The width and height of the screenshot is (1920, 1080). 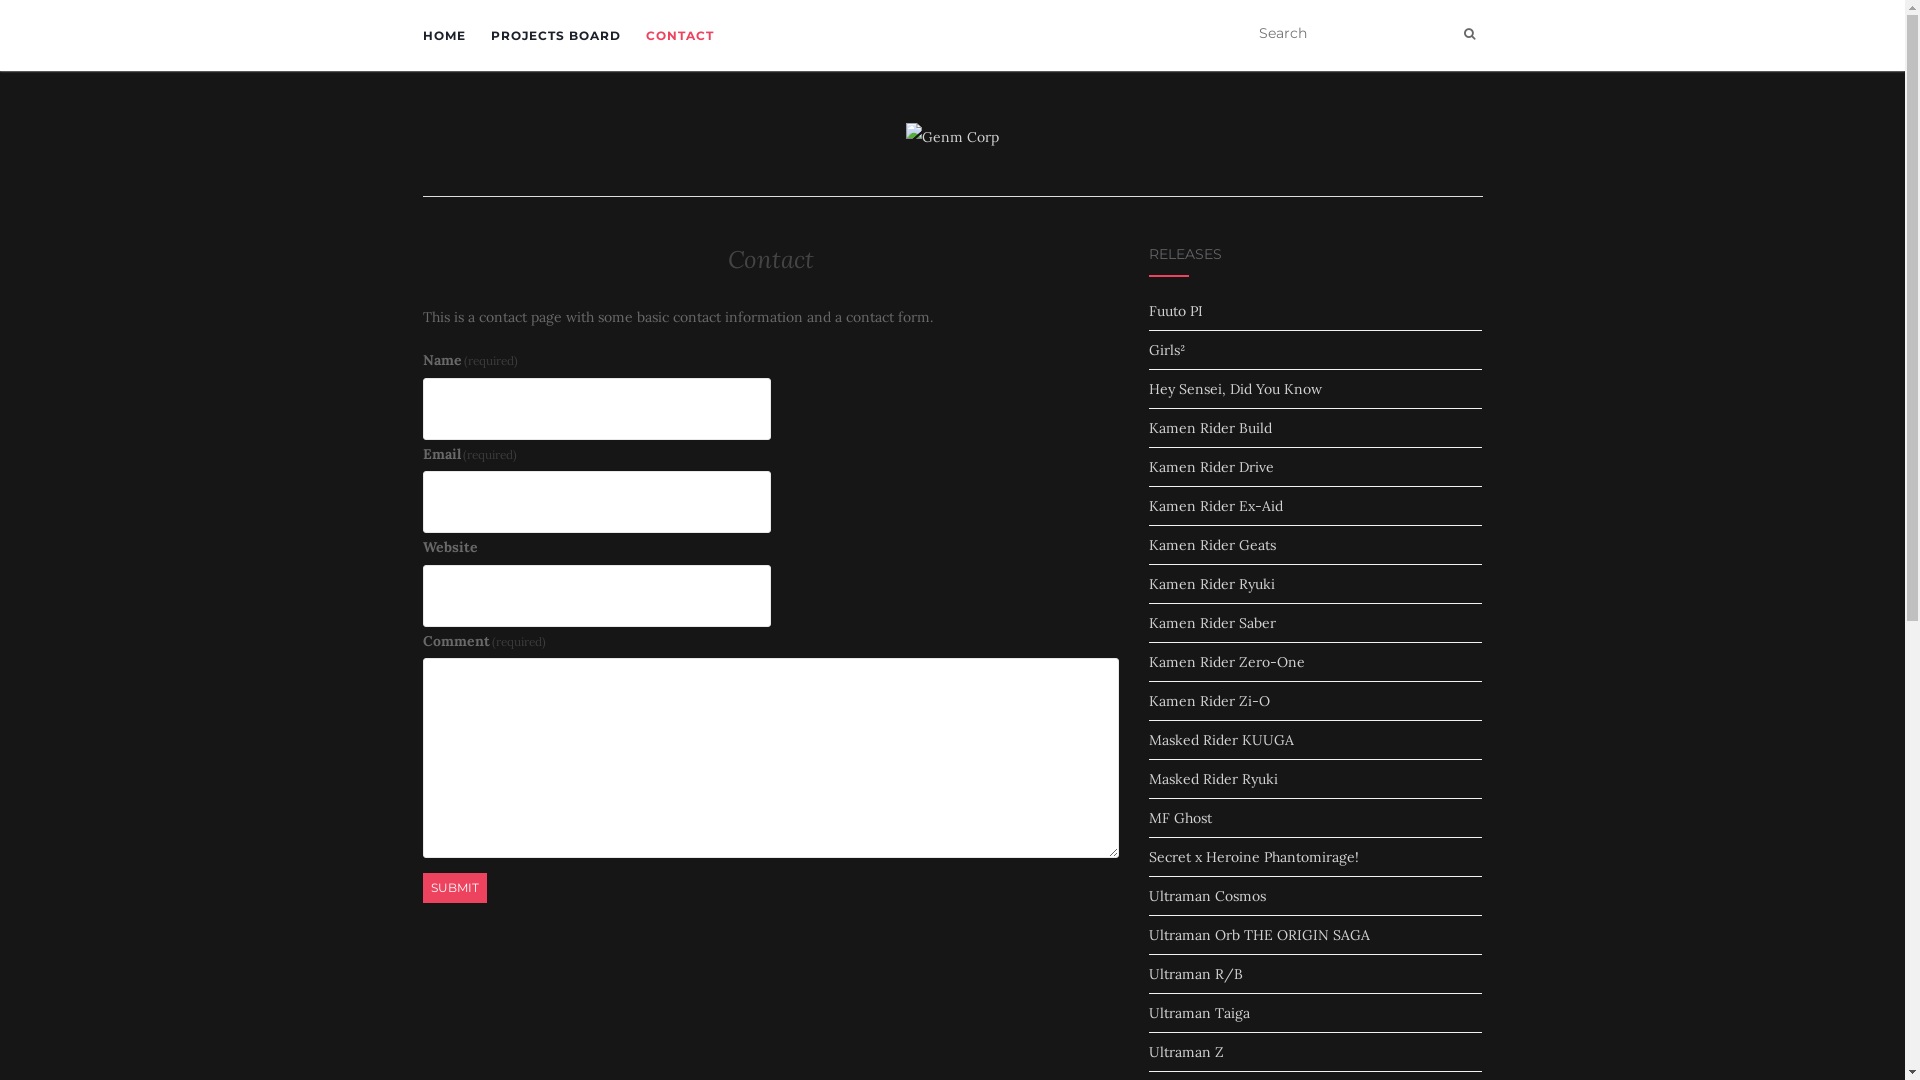 I want to click on 'Secret x Heroine Phantomirage!', so click(x=1252, y=855).